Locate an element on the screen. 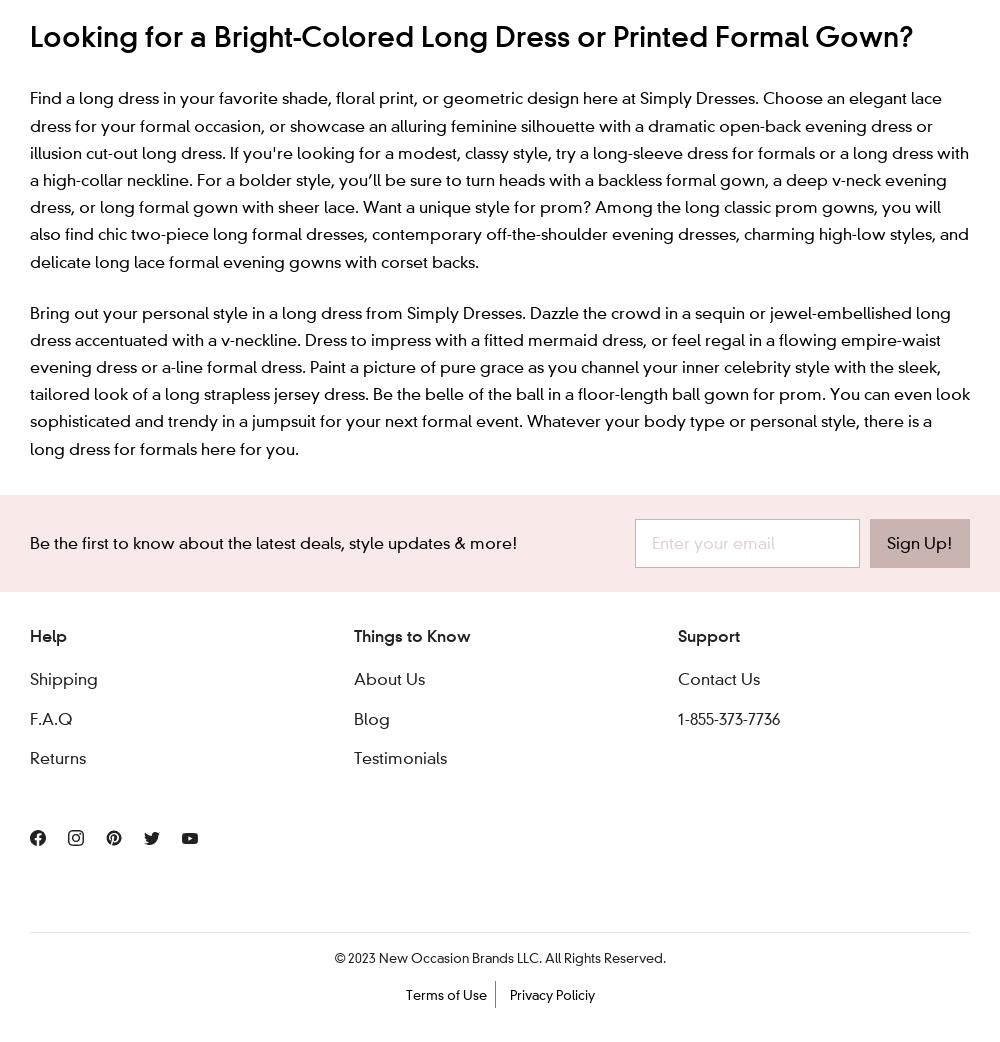 The height and width of the screenshot is (1042, 1000). 'Sign Up!' is located at coordinates (887, 541).